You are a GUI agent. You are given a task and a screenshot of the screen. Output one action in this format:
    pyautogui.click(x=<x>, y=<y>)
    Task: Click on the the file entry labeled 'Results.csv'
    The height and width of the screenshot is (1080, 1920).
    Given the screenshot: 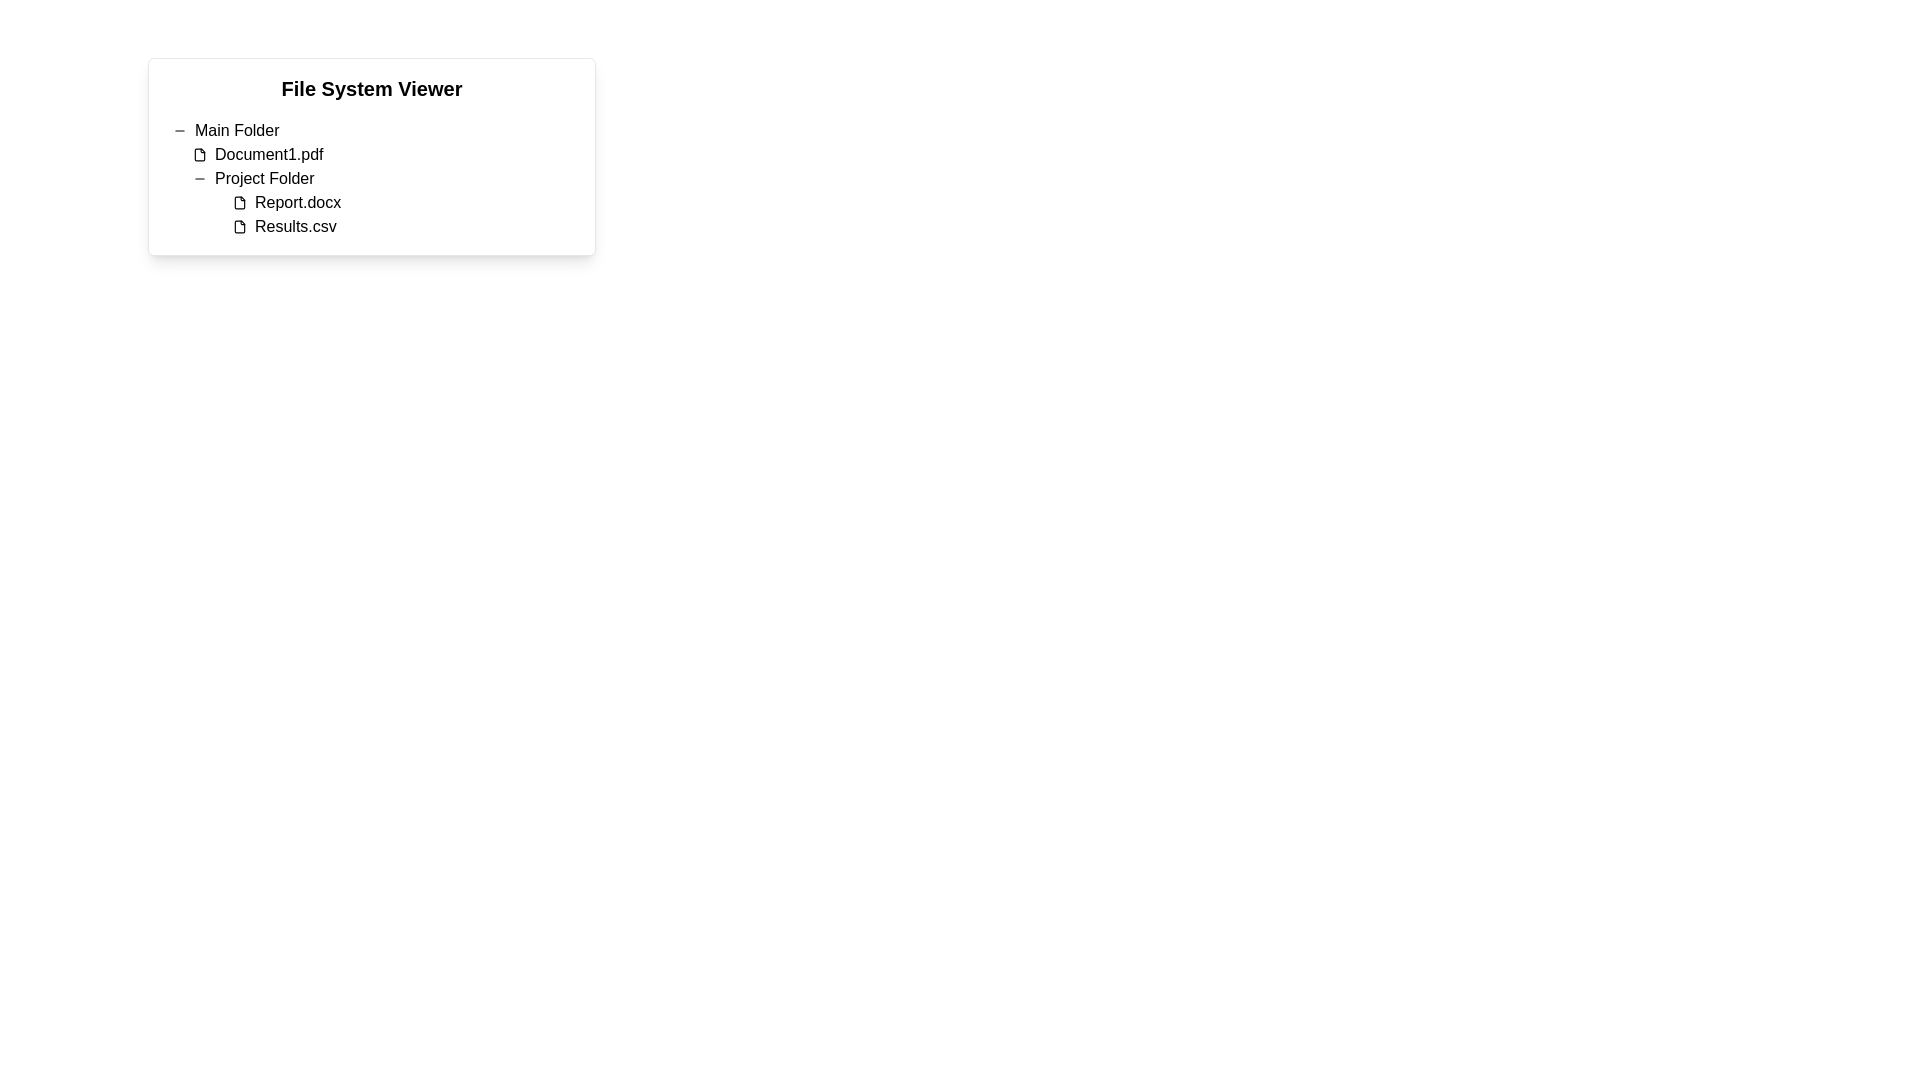 What is the action you would take?
    pyautogui.click(x=401, y=226)
    